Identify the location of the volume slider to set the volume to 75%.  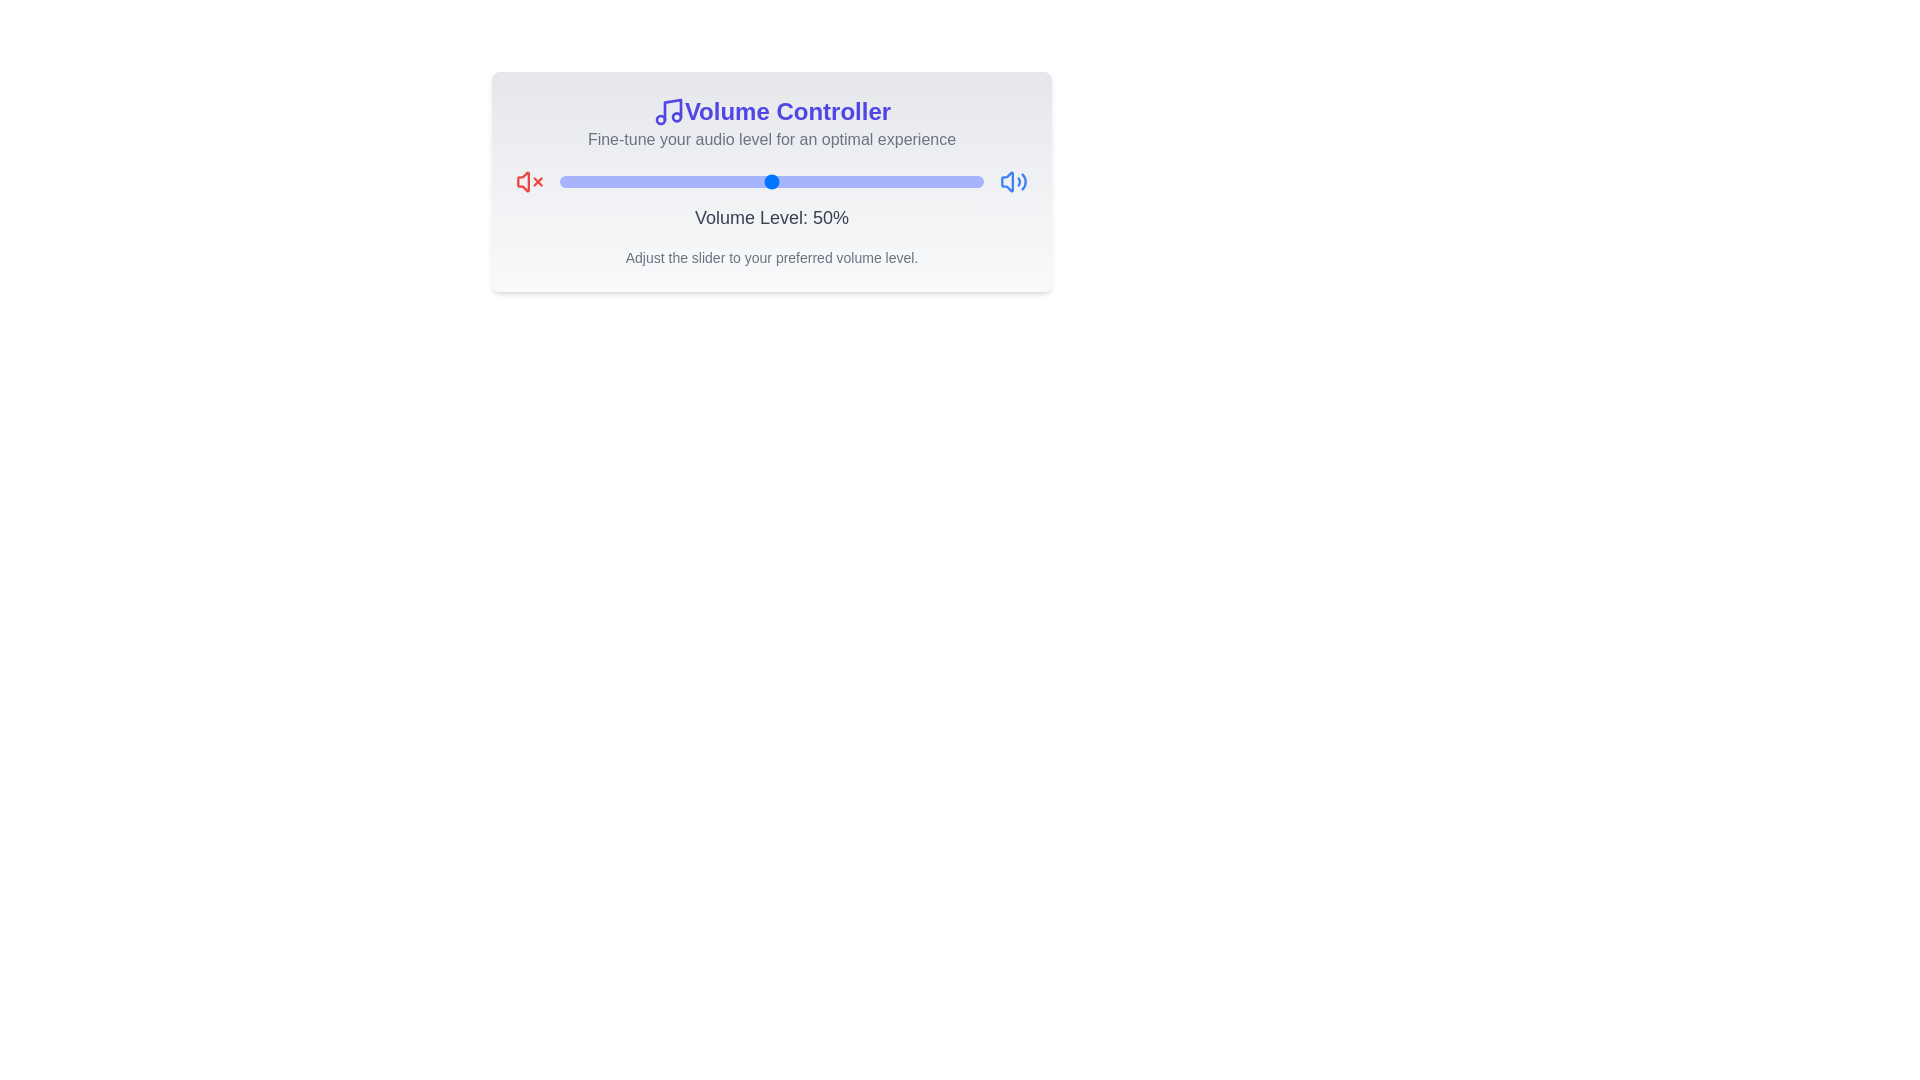
(878, 181).